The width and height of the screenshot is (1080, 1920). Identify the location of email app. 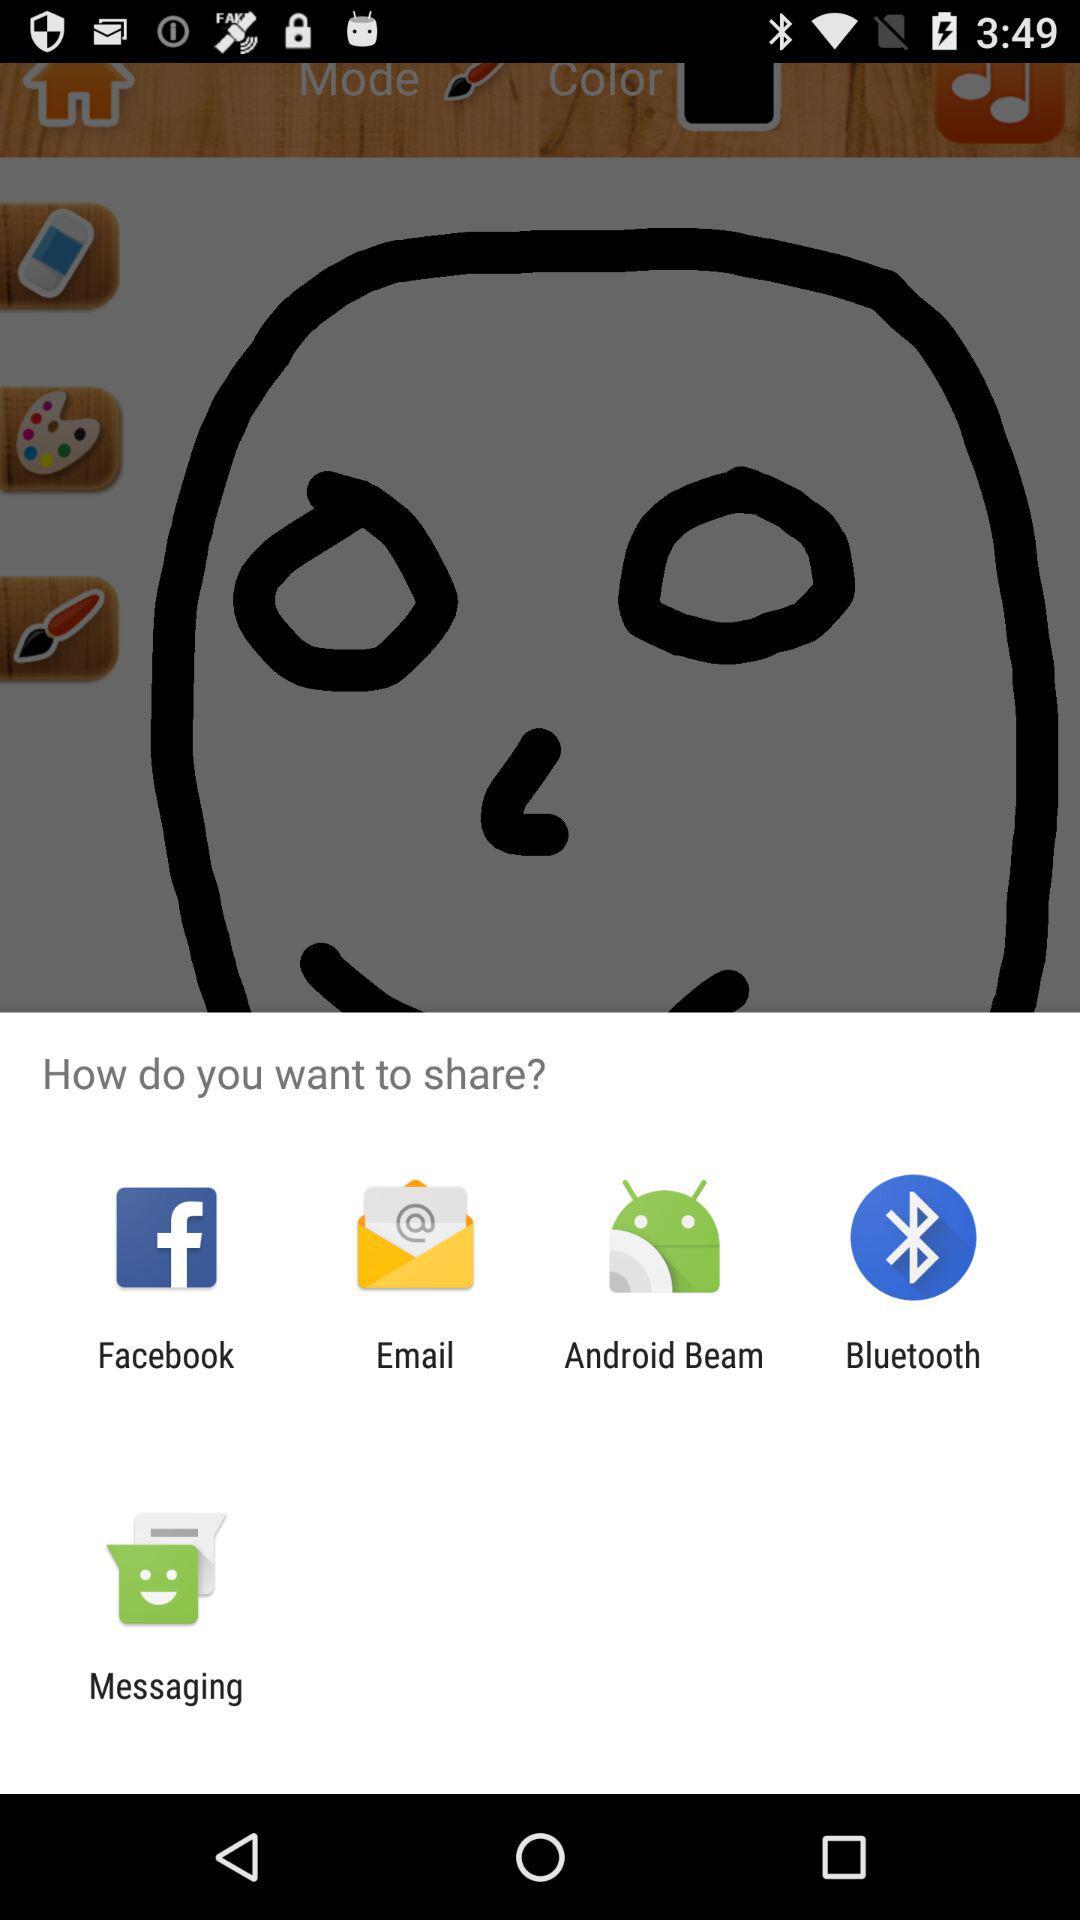
(414, 1374).